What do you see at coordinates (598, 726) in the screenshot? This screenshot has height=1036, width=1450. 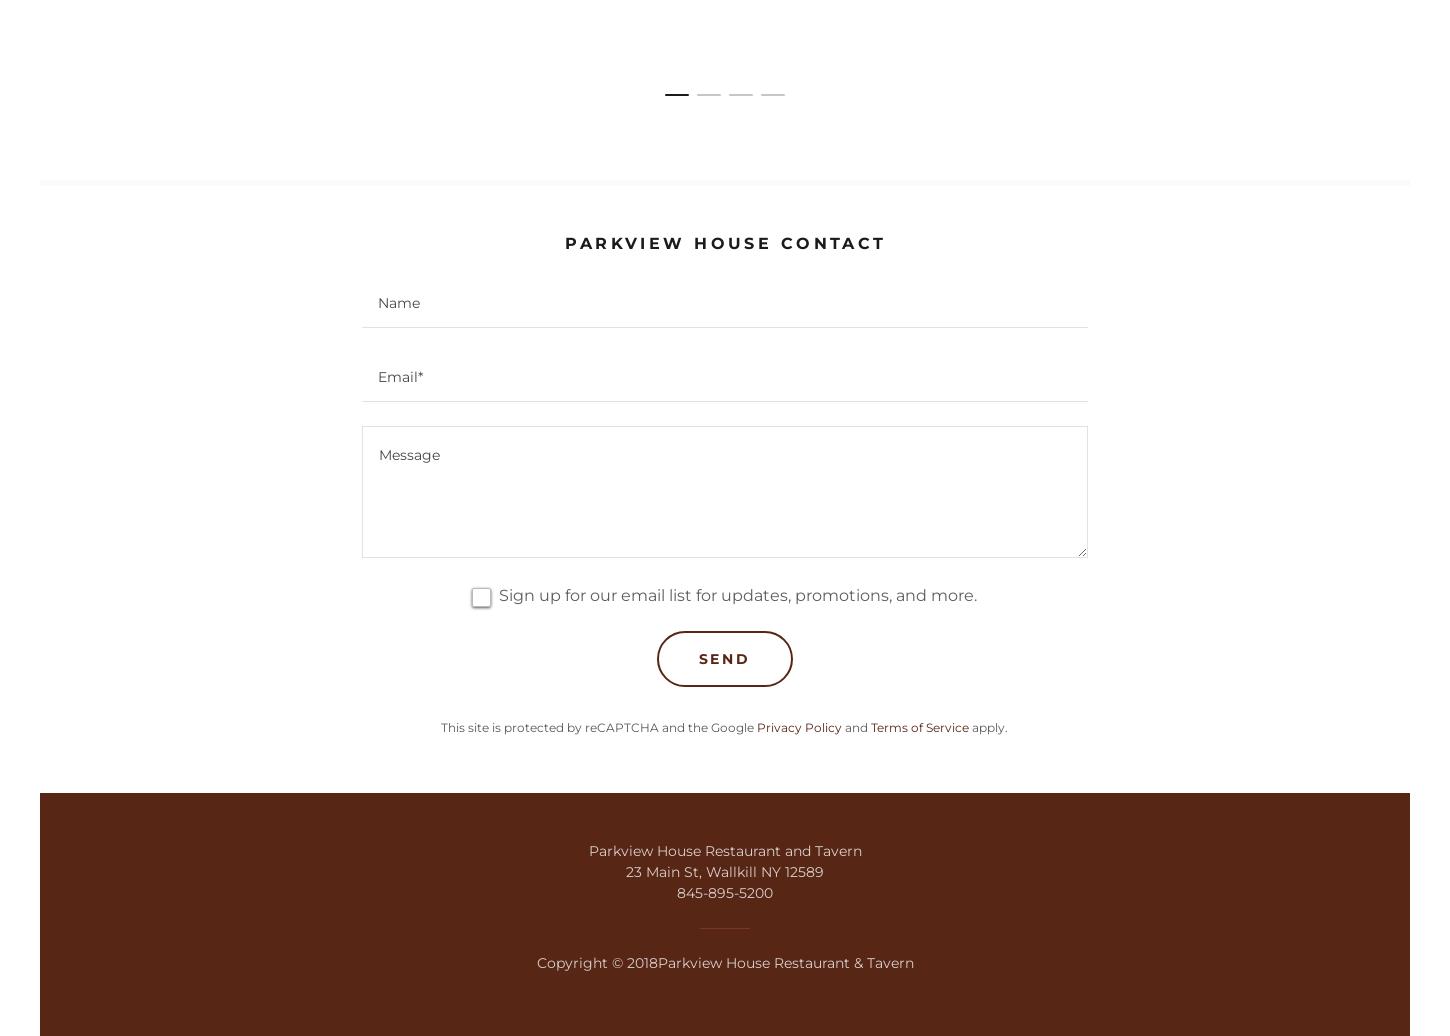 I see `'This site is protected by reCAPTCHA and the Google'` at bounding box center [598, 726].